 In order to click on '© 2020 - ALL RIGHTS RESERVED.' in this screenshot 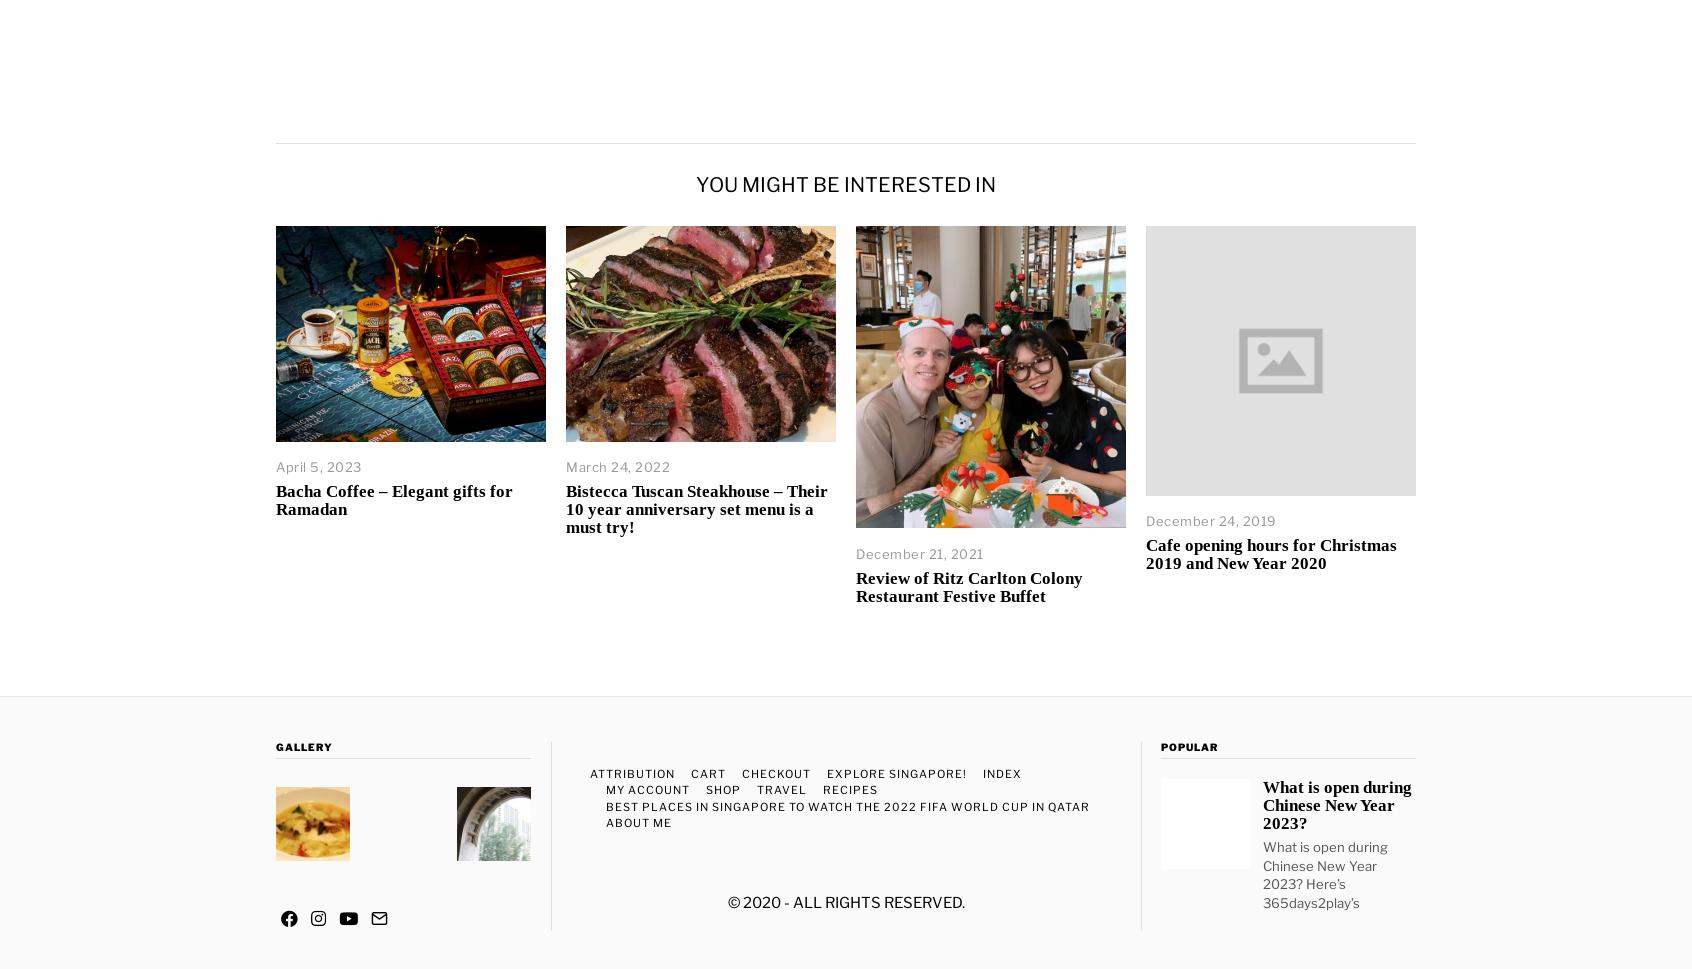, I will do `click(845, 902)`.